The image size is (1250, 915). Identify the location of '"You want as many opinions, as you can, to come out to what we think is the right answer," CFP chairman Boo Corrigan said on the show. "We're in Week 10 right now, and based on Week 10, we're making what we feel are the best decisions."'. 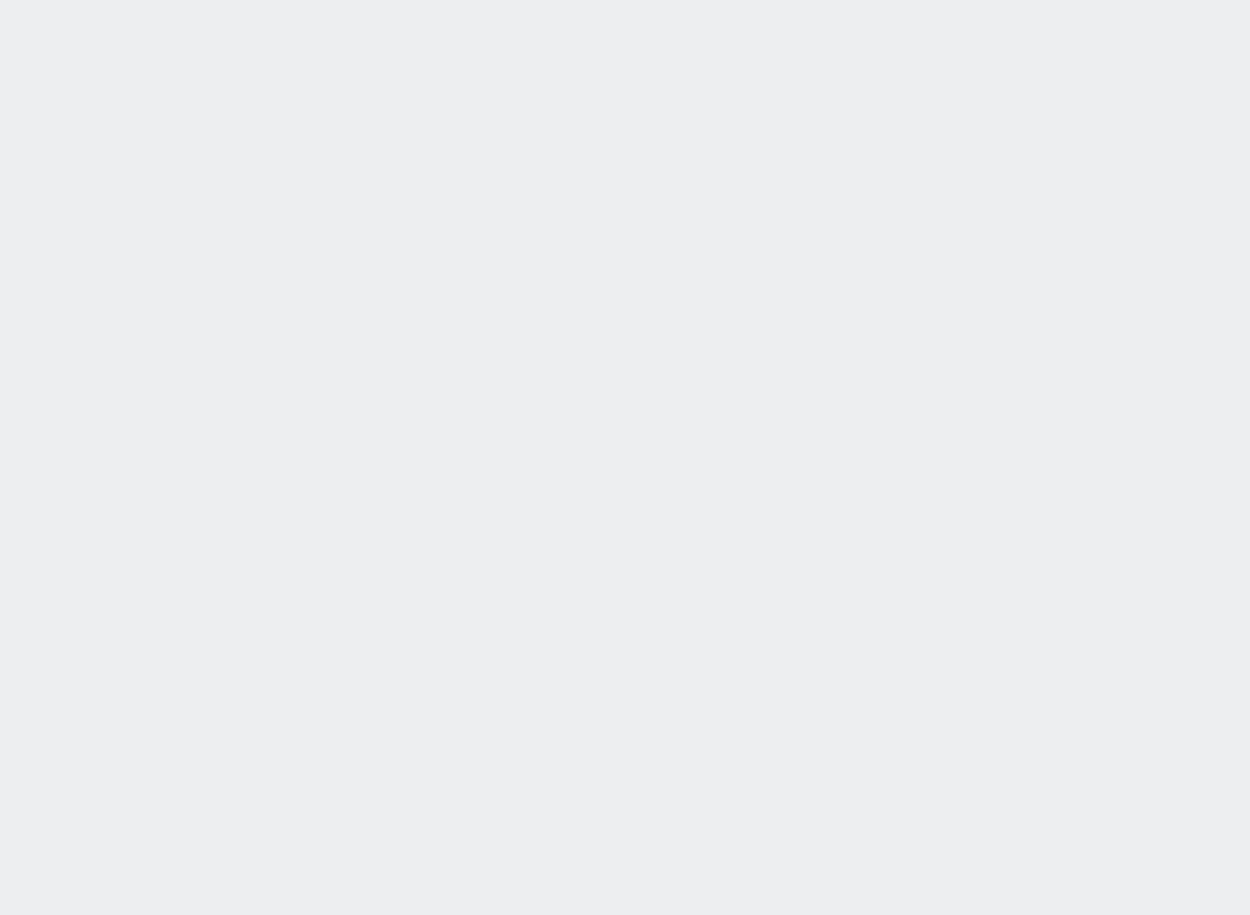
(475, 501).